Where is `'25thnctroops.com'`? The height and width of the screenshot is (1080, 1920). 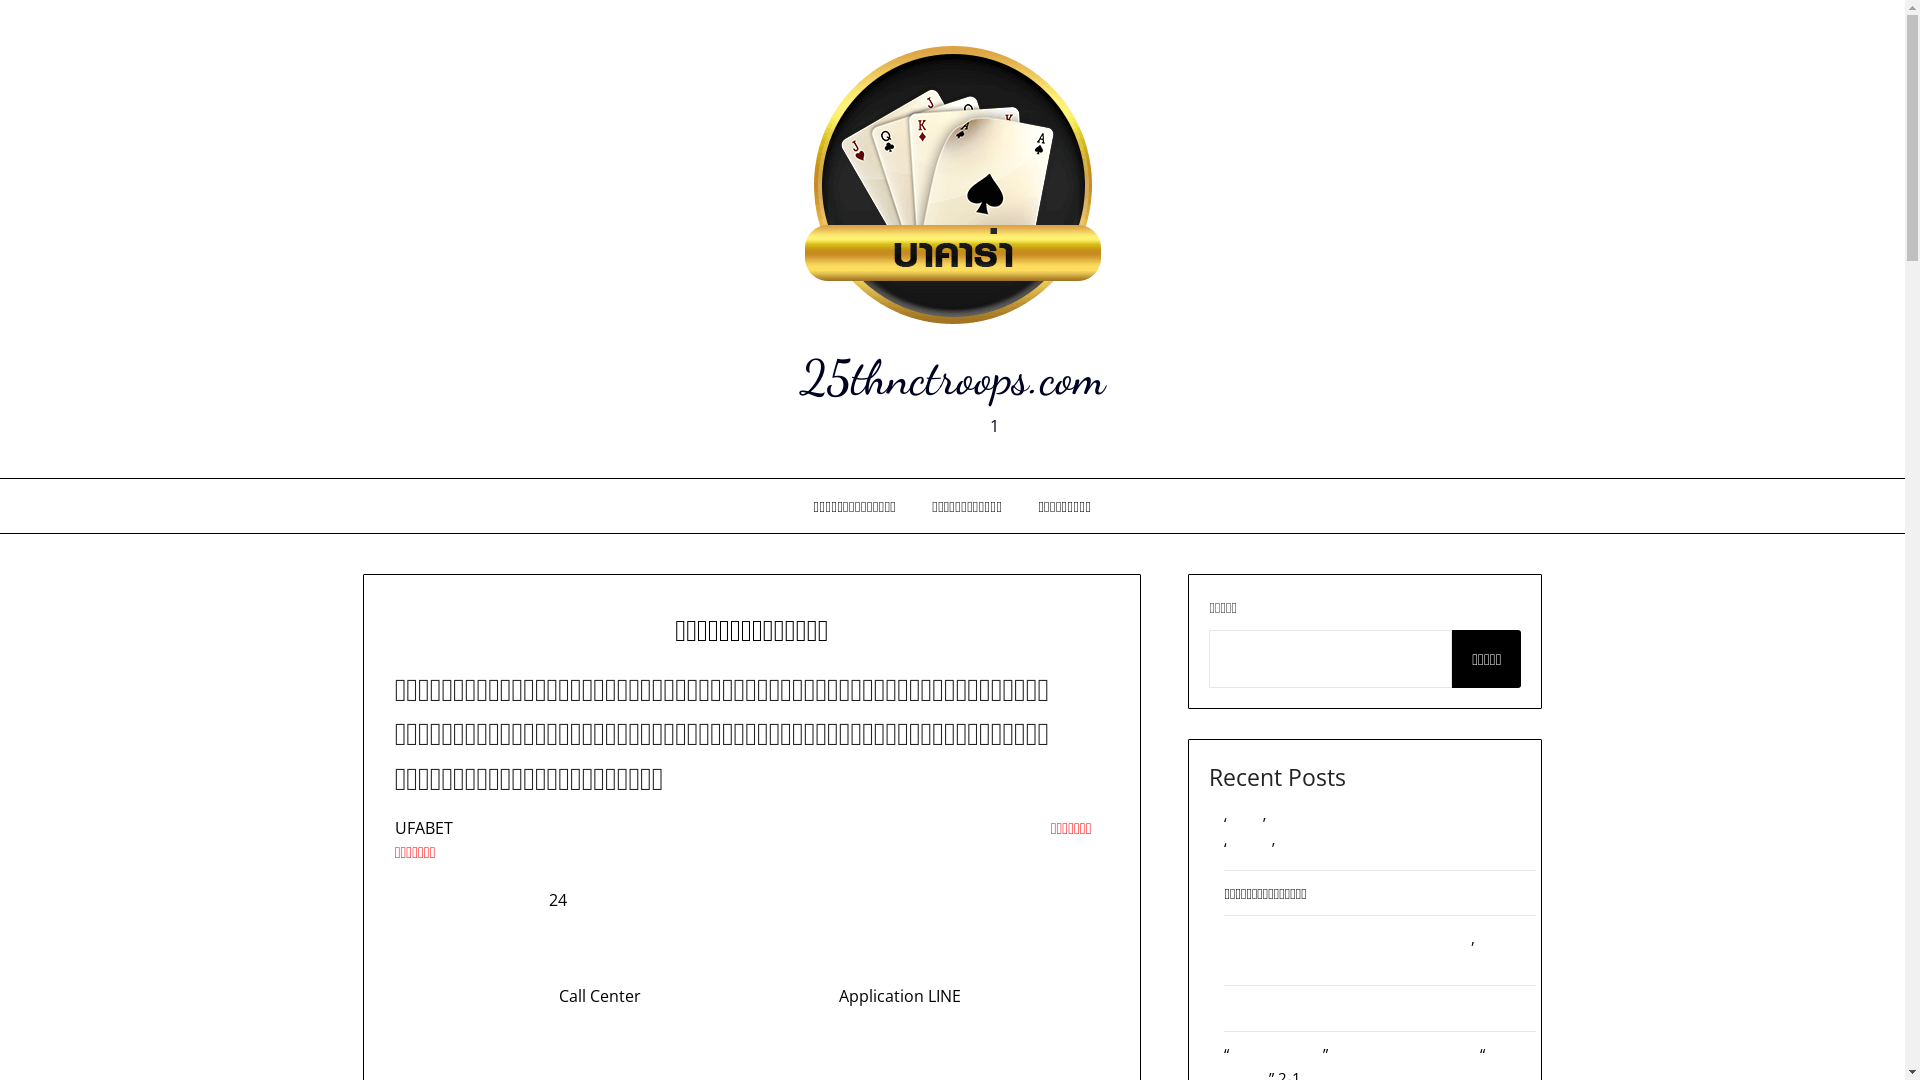 '25thnctroops.com' is located at coordinates (951, 377).